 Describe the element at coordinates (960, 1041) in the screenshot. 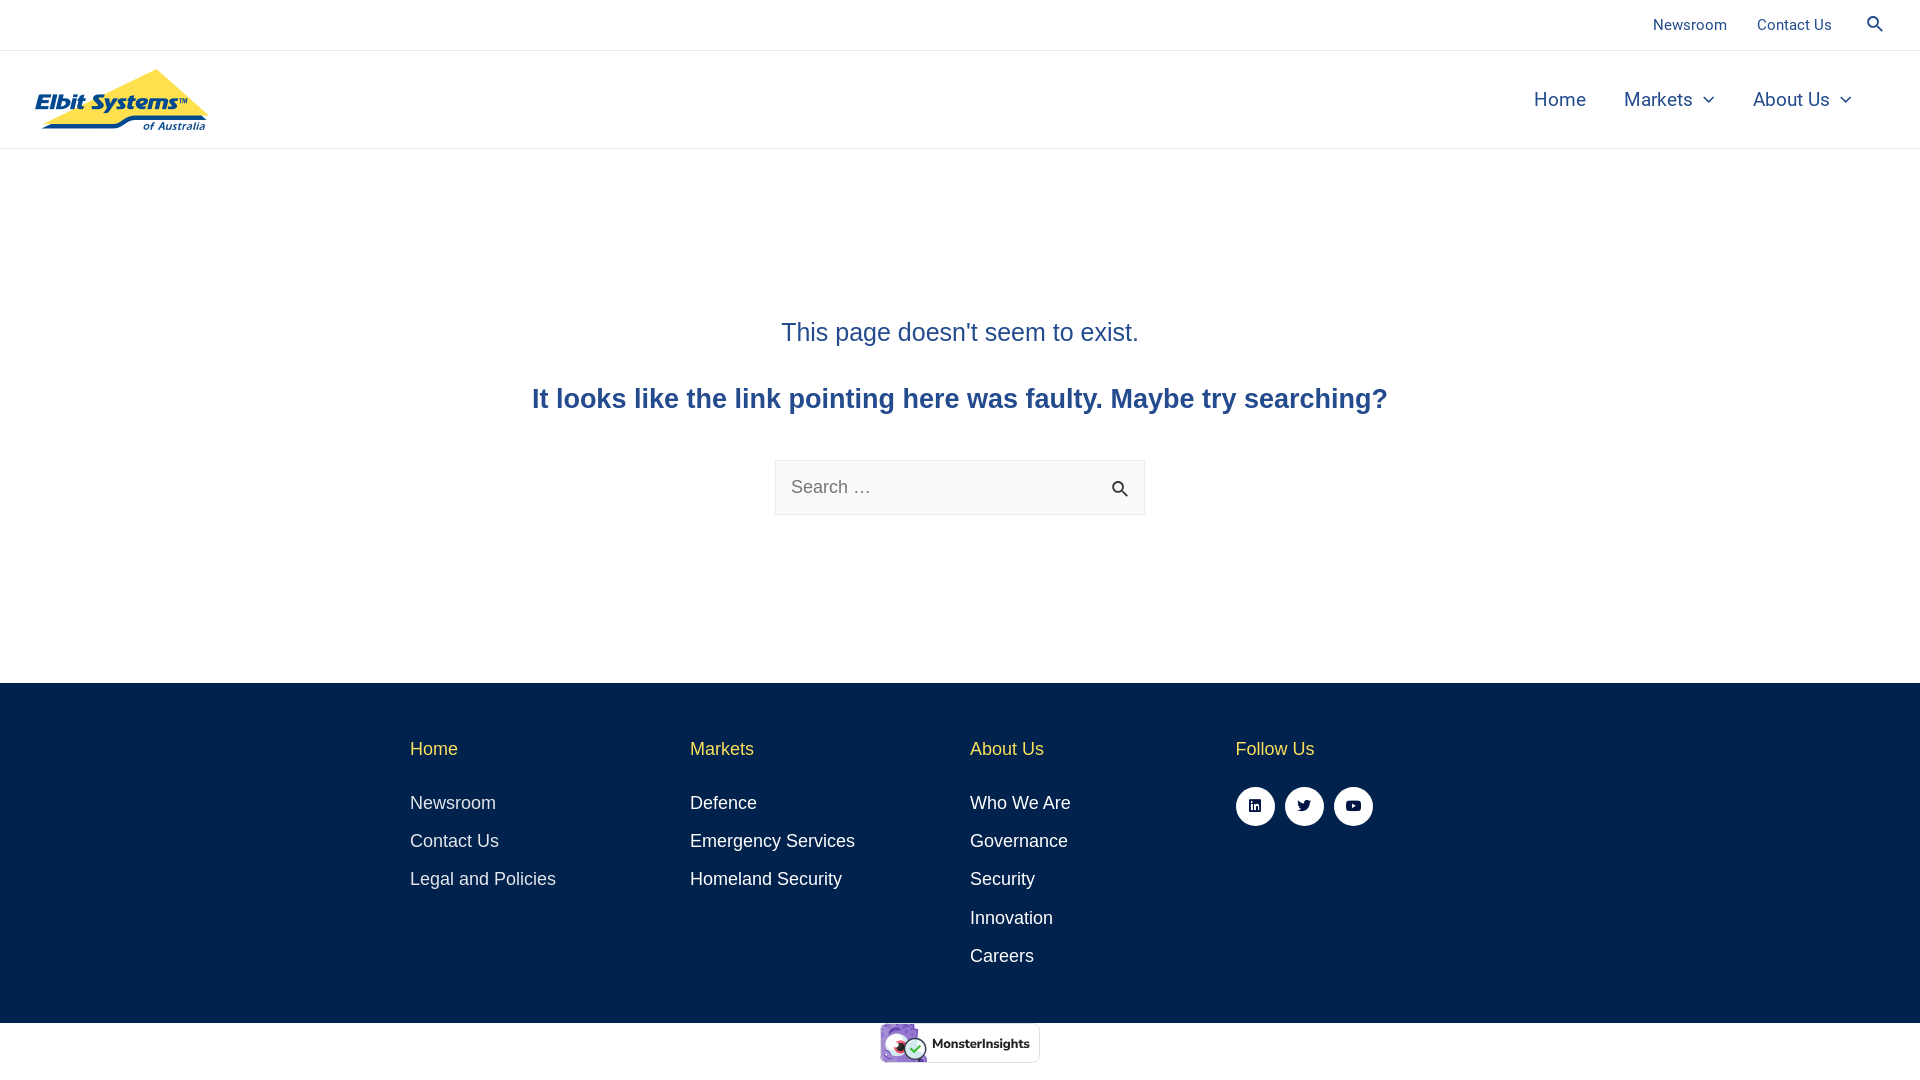

I see `'Verified by MonsterInsights'` at that location.